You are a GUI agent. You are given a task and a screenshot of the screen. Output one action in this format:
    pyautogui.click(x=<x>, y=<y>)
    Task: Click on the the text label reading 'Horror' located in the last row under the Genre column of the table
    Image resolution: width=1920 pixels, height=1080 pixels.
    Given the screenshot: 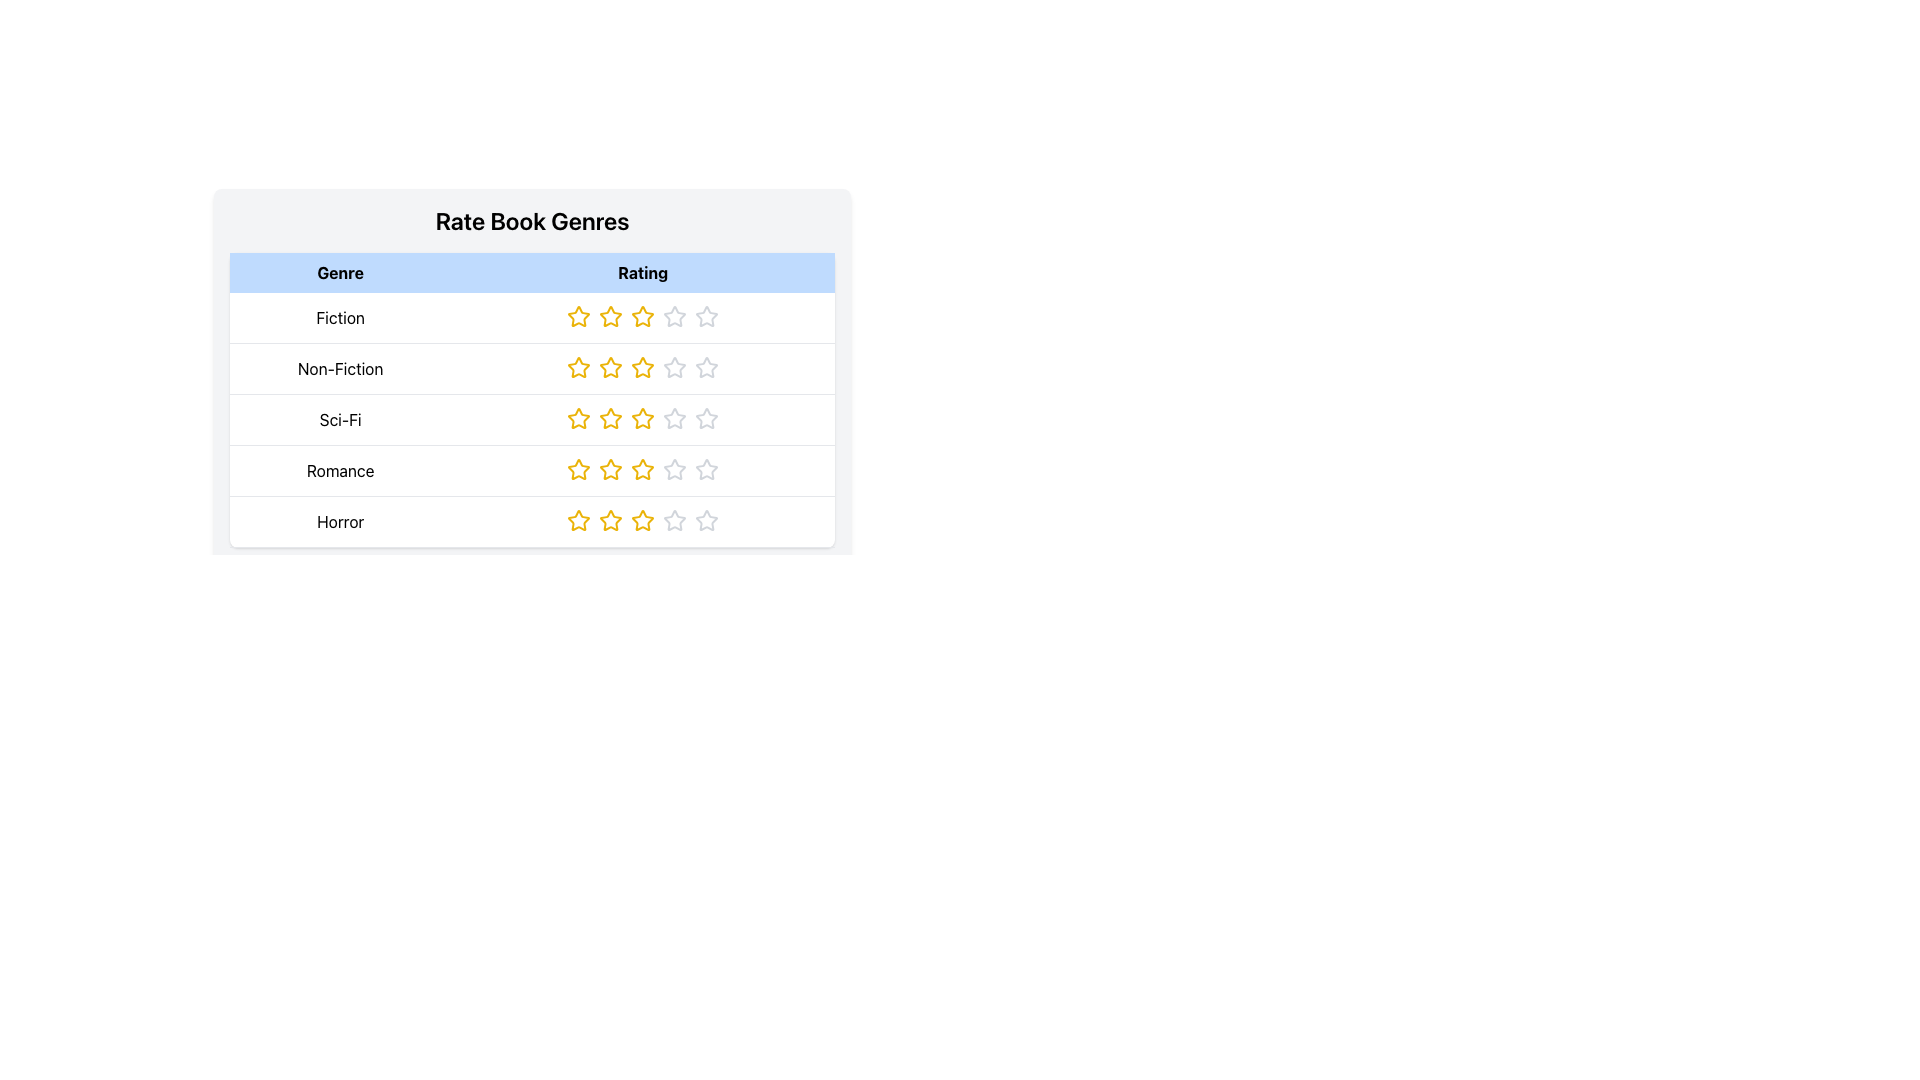 What is the action you would take?
    pyautogui.click(x=340, y=520)
    